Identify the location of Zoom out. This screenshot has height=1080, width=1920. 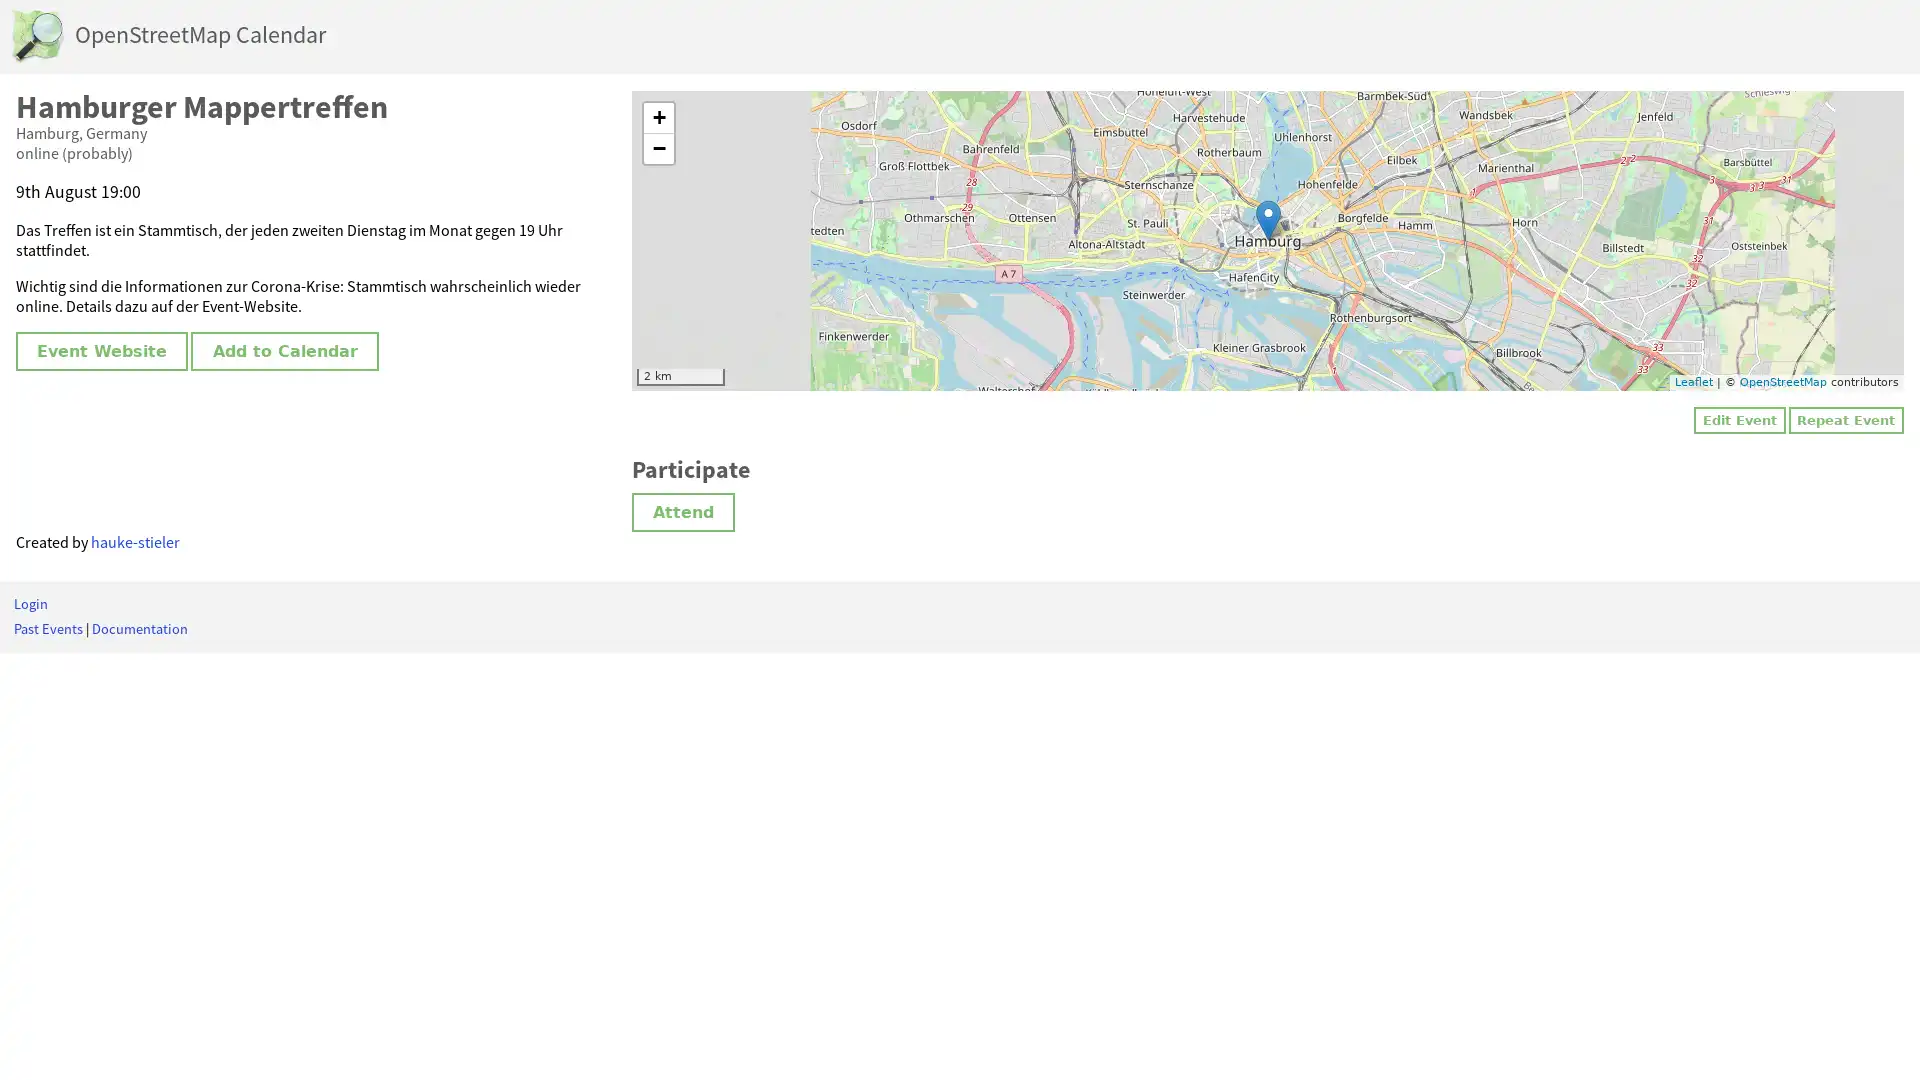
(658, 148).